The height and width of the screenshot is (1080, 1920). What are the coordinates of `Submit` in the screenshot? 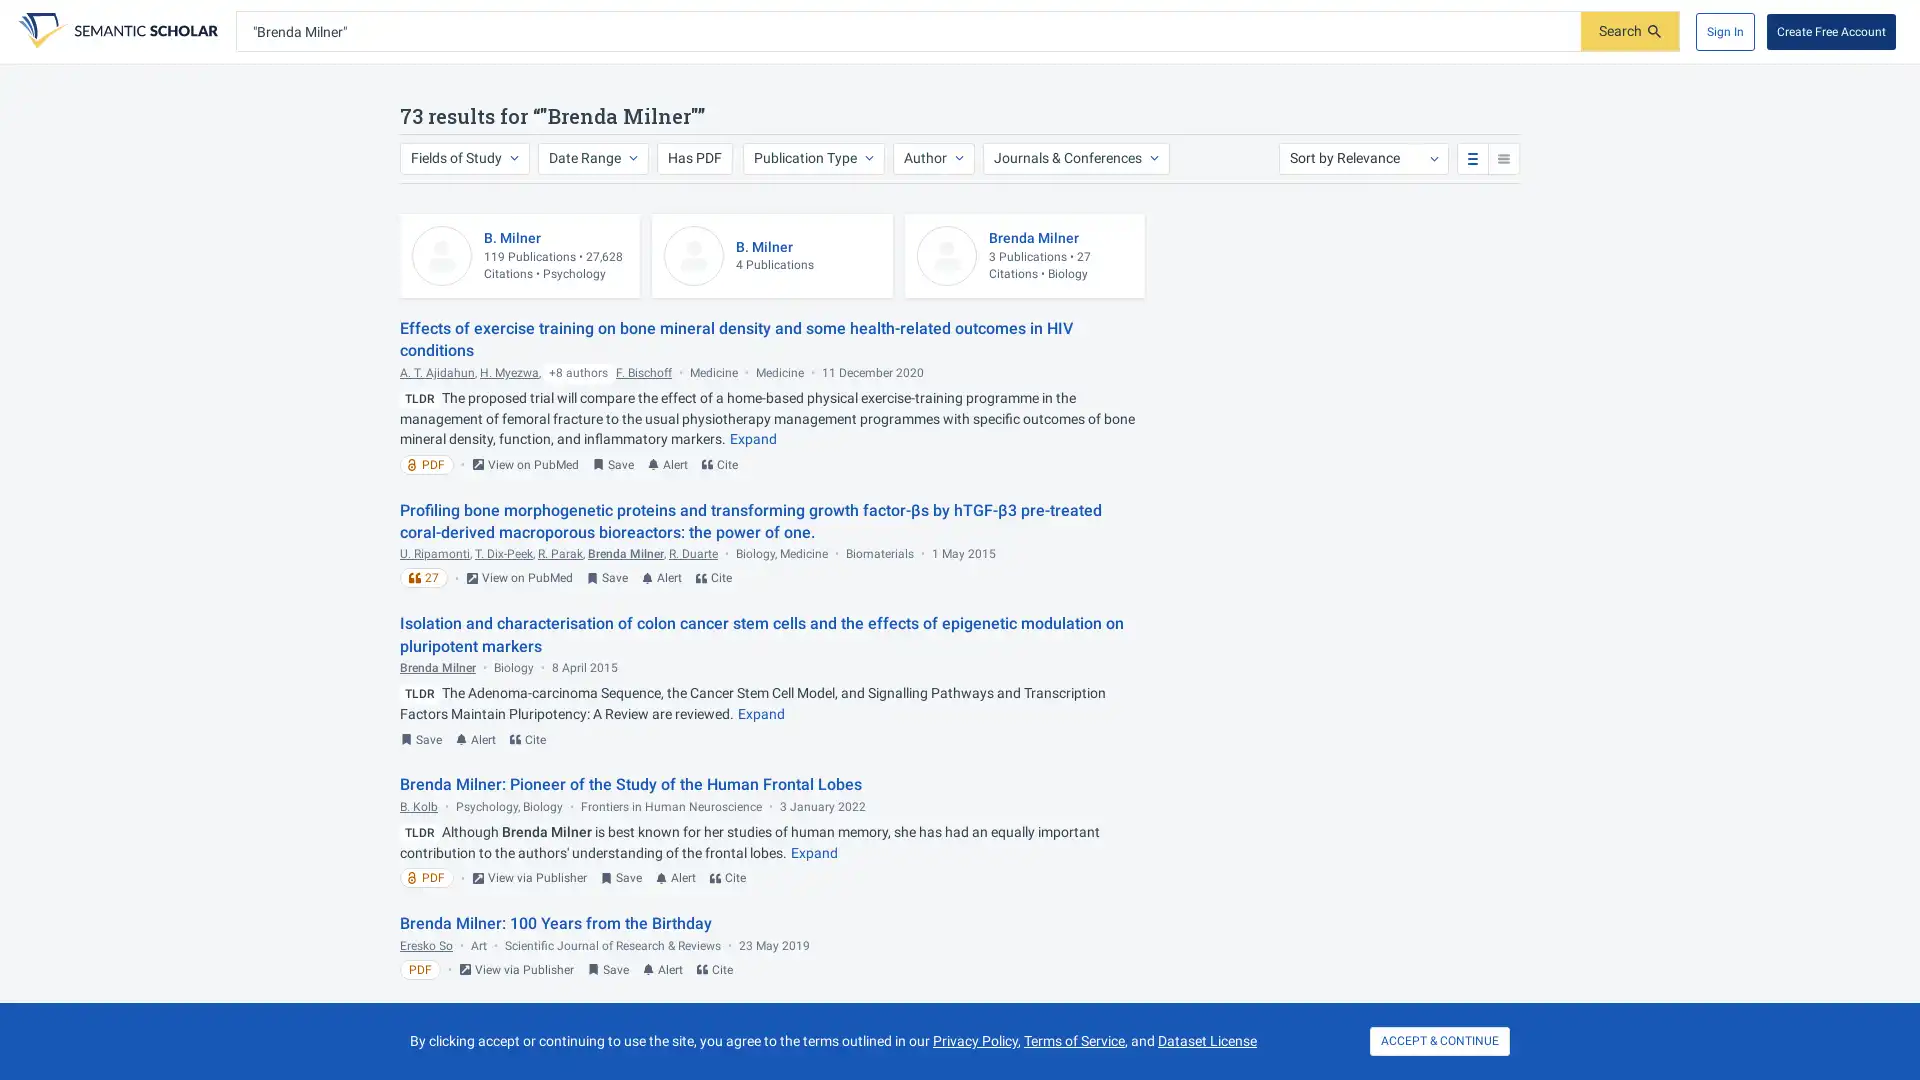 It's located at (1630, 31).